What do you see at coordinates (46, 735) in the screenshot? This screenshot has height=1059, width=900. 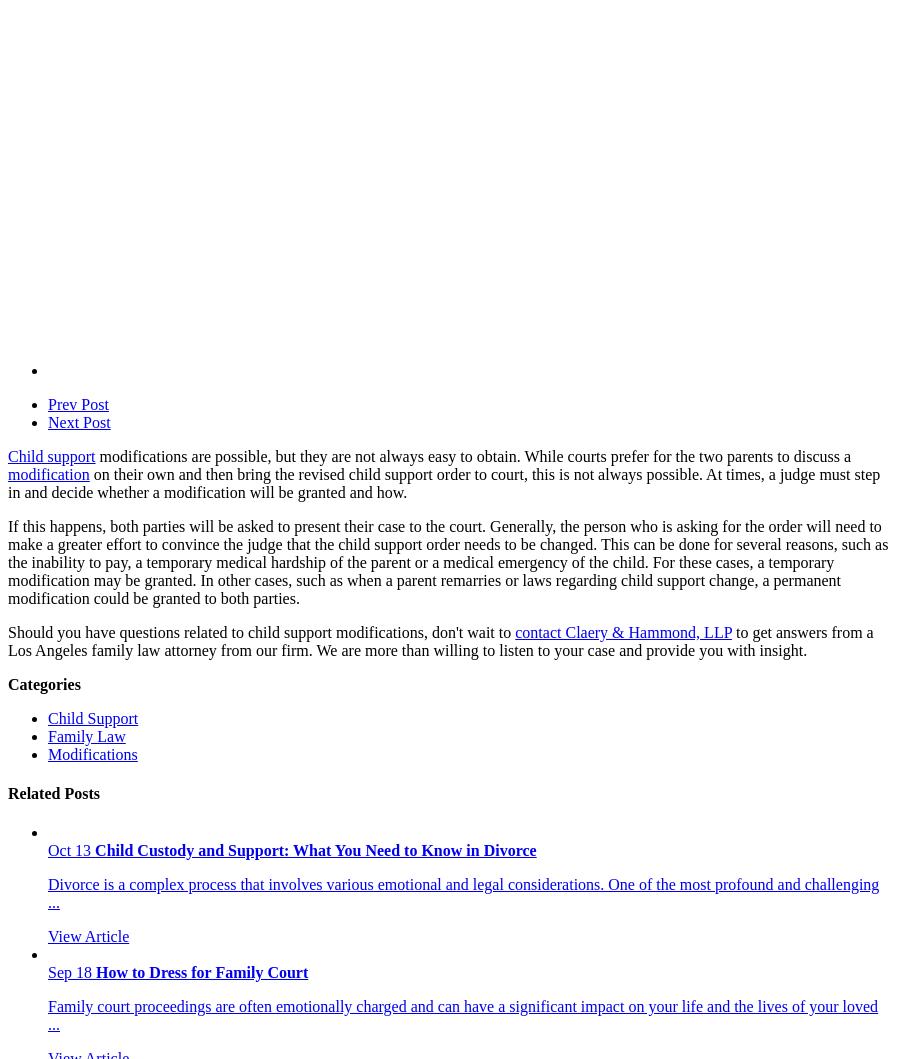 I see `'Family Law'` at bounding box center [46, 735].